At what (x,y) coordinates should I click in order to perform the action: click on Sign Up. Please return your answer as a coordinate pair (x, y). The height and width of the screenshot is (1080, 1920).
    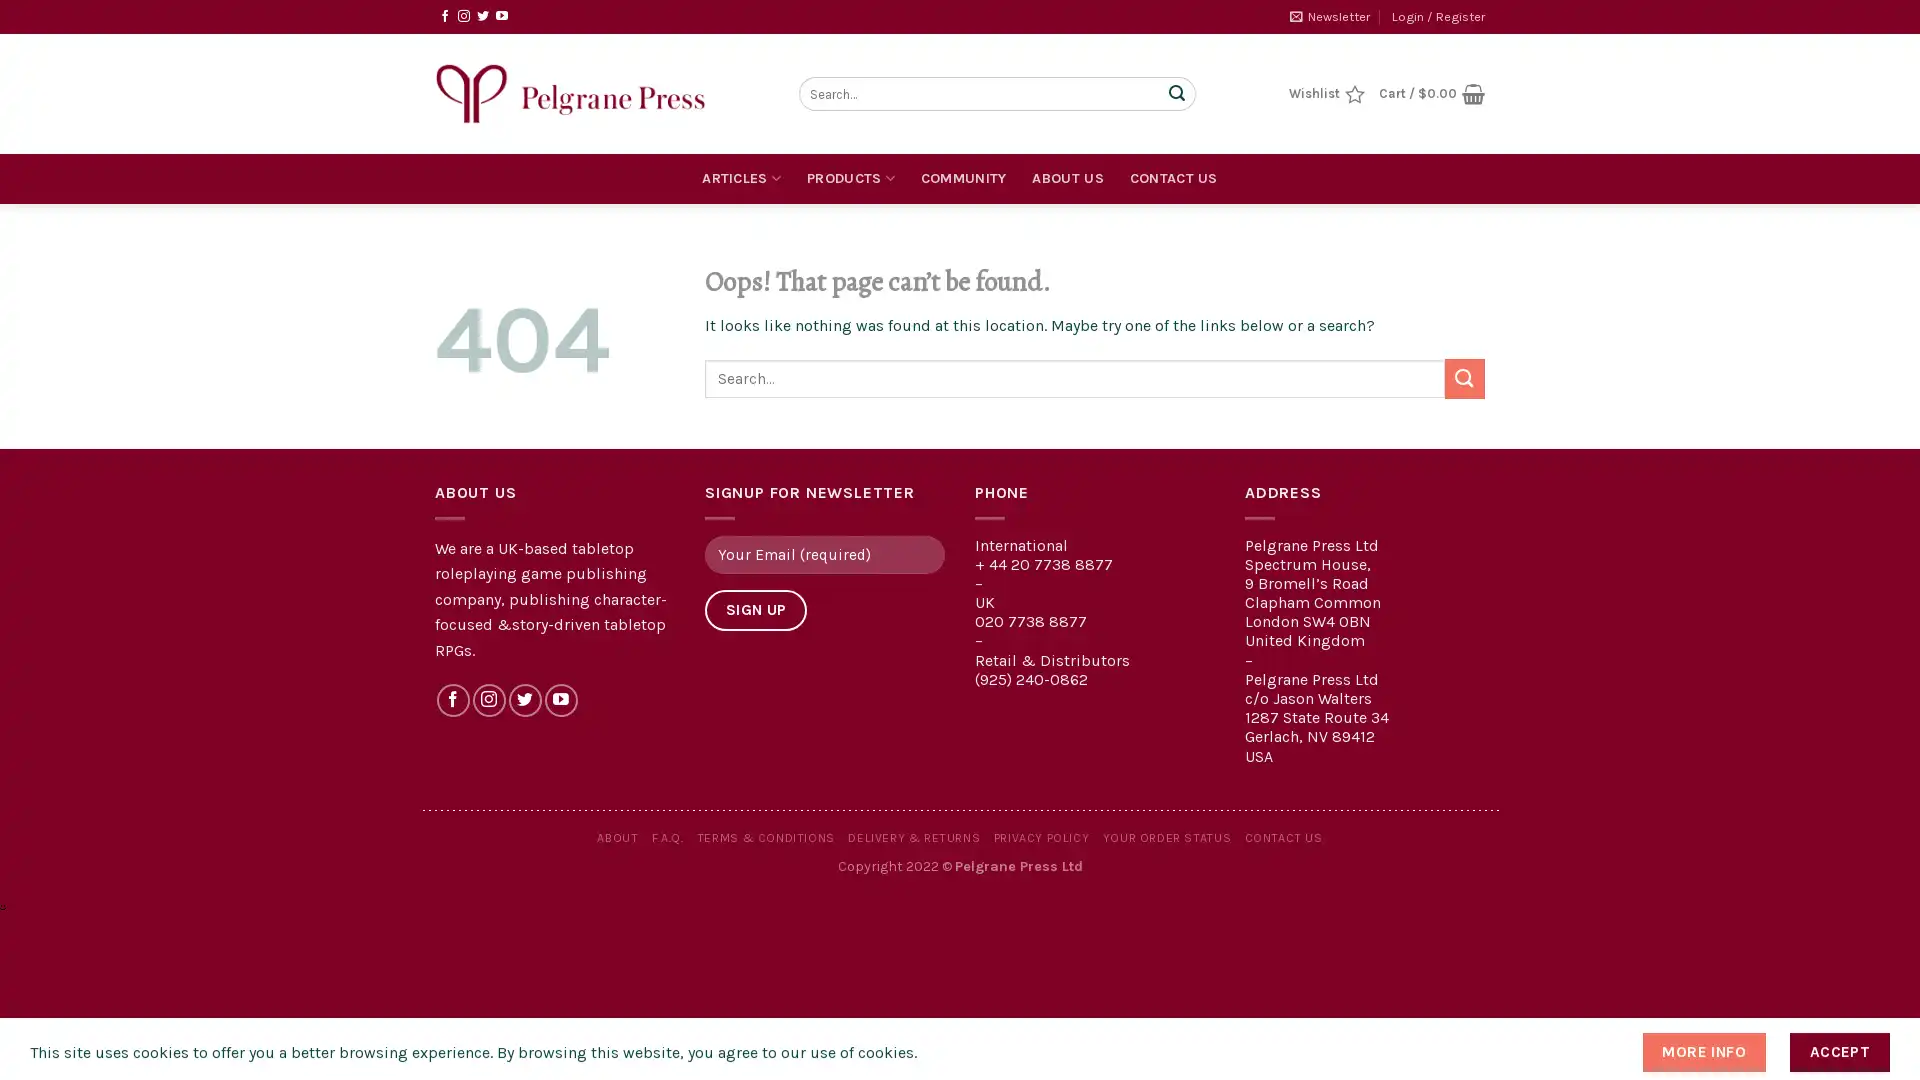
    Looking at the image, I should click on (729, 628).